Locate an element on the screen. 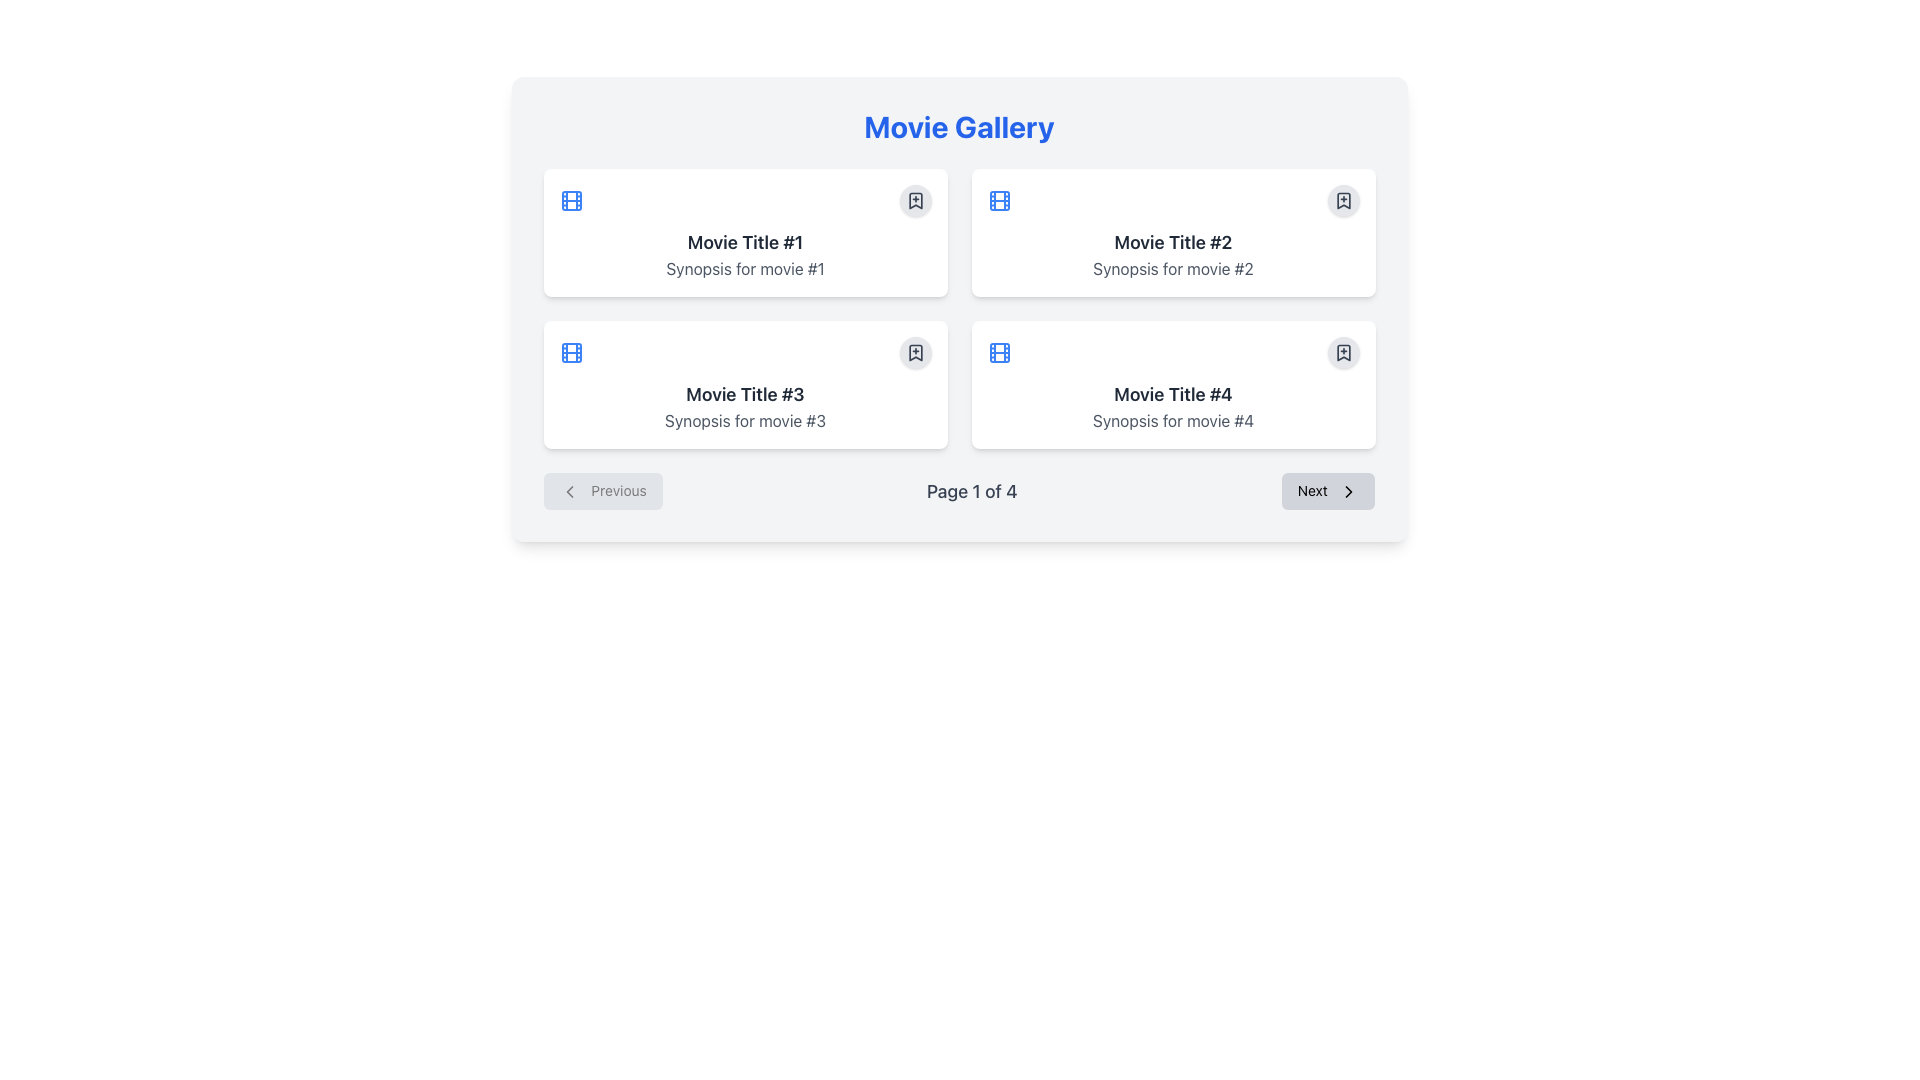  the film reel icon located in the leftmost card of the top row, positioned to the left of the text 'Movie Title #1' for interaction is located at coordinates (570, 200).